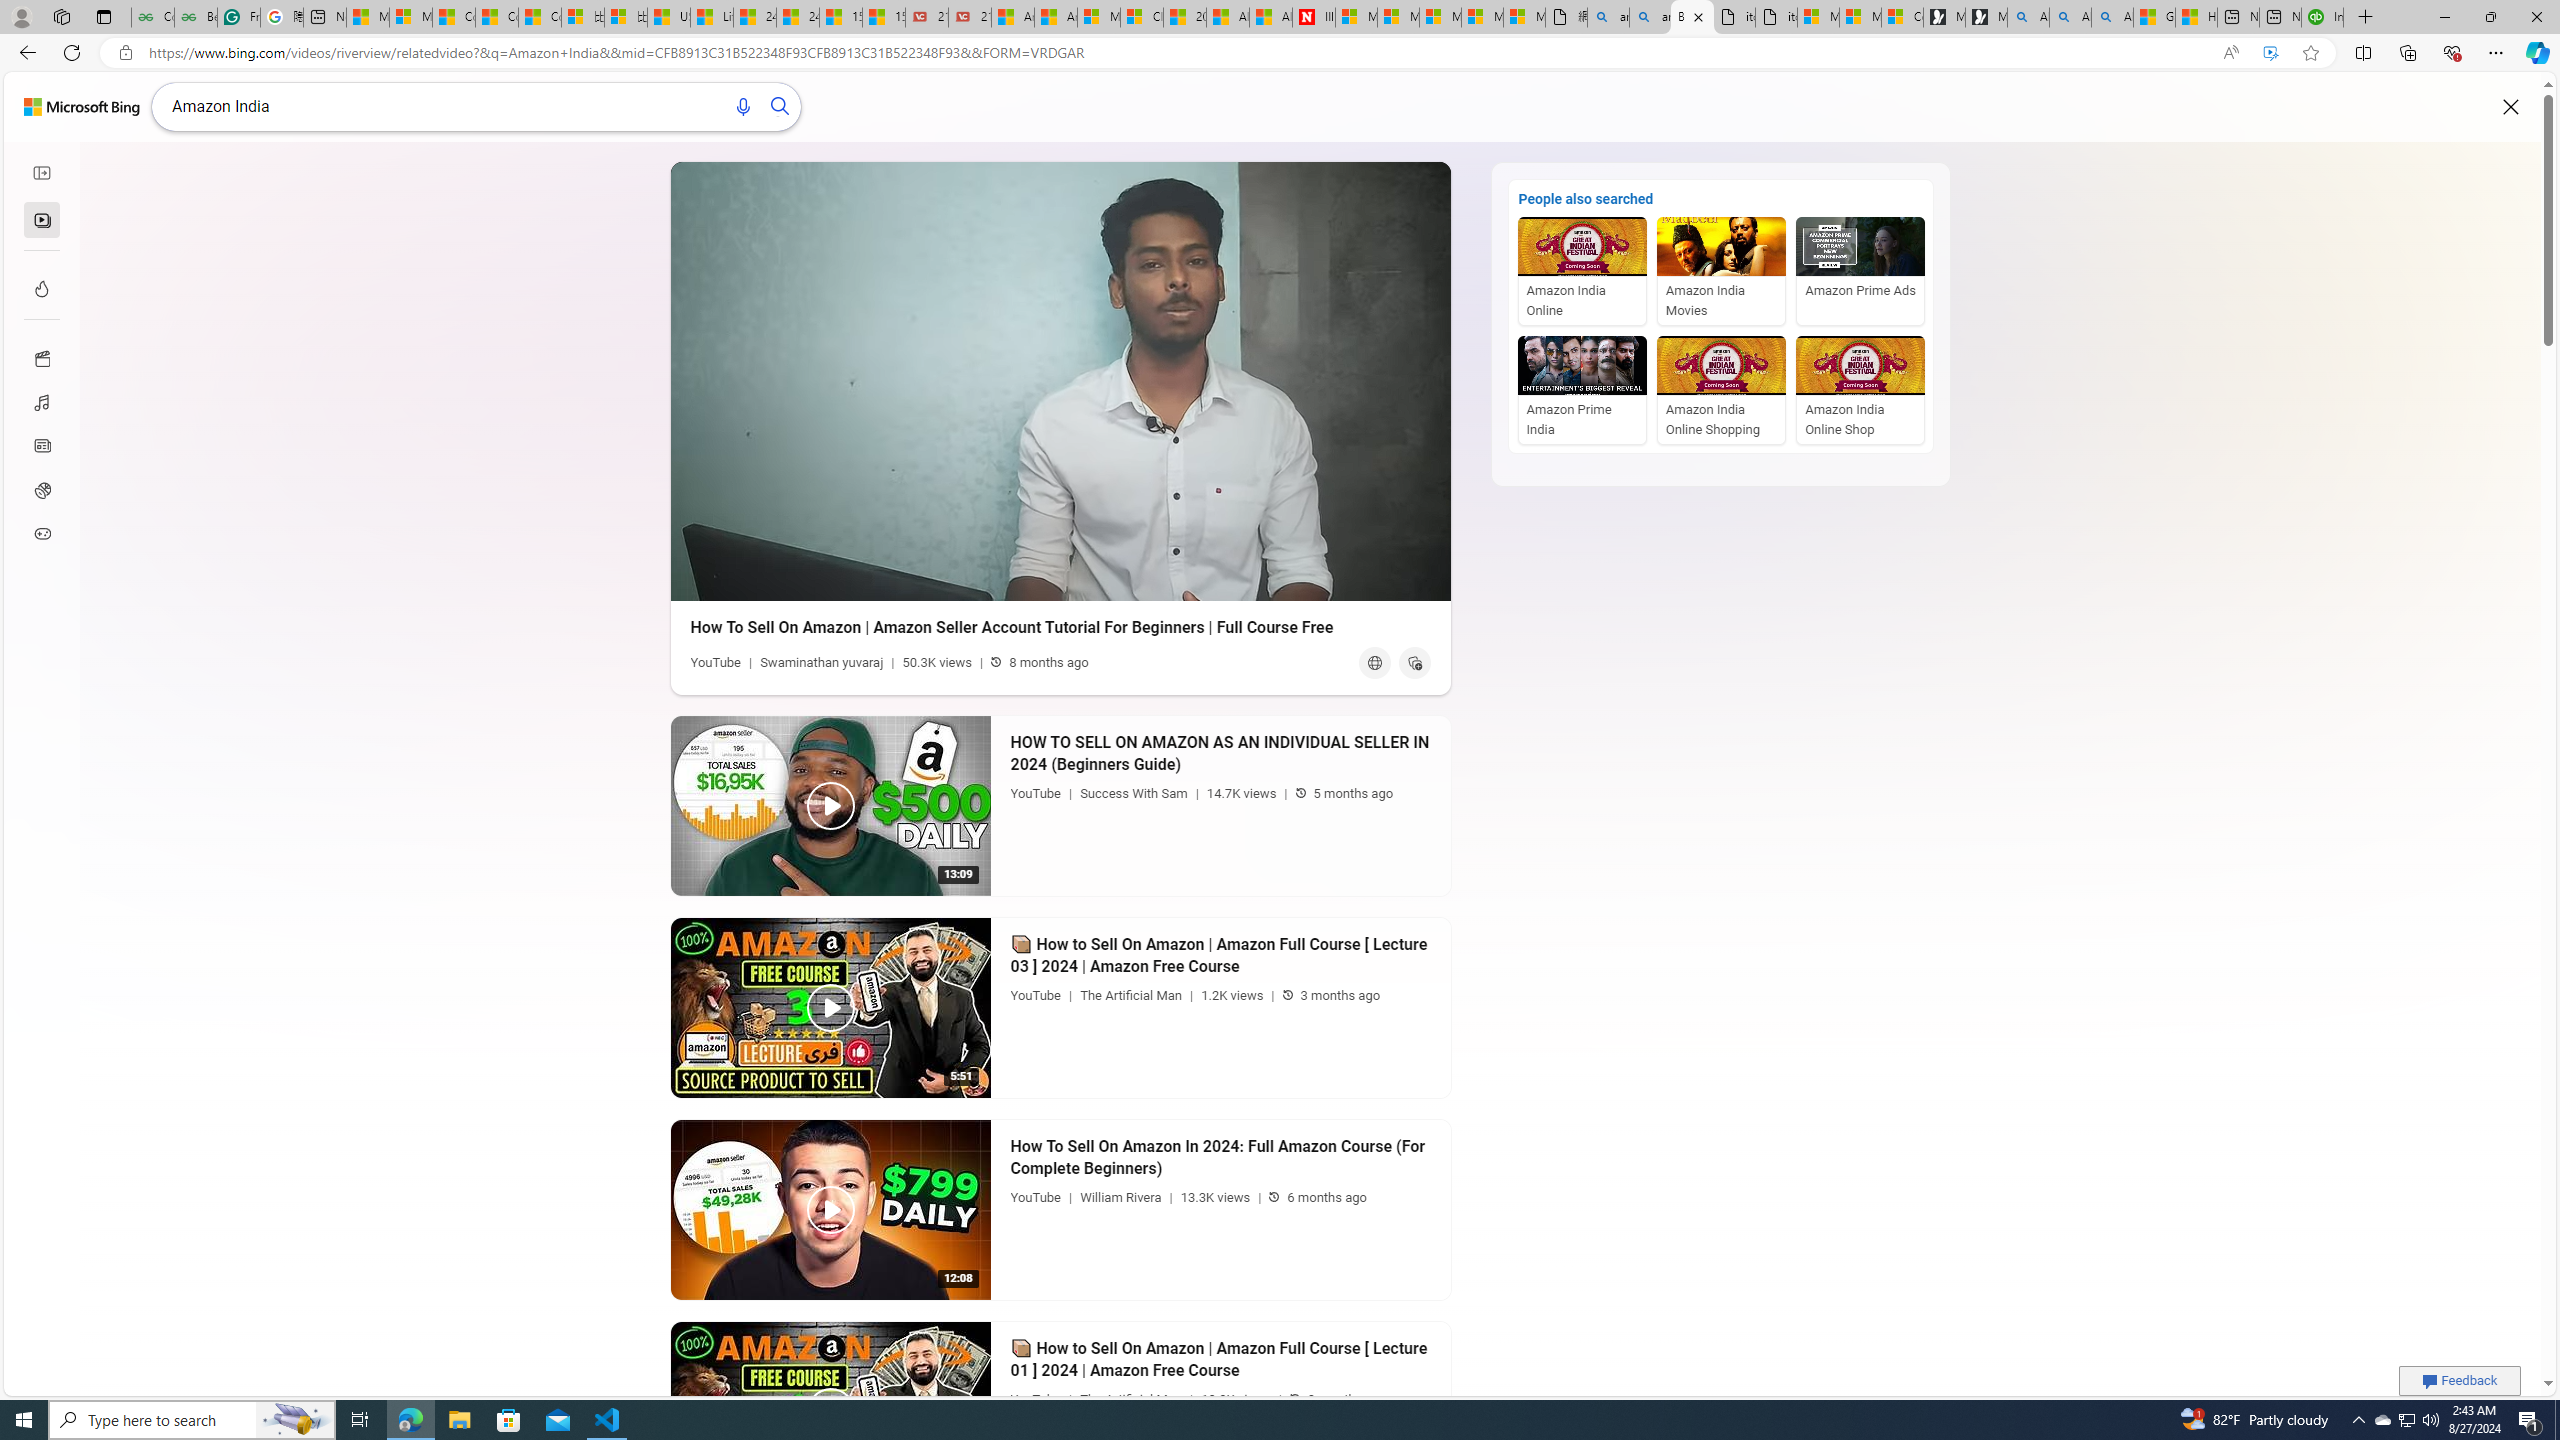  What do you see at coordinates (195, 16) in the screenshot?
I see `'Best SSL Certificates Provider in India - GeeksforGeeks'` at bounding box center [195, 16].